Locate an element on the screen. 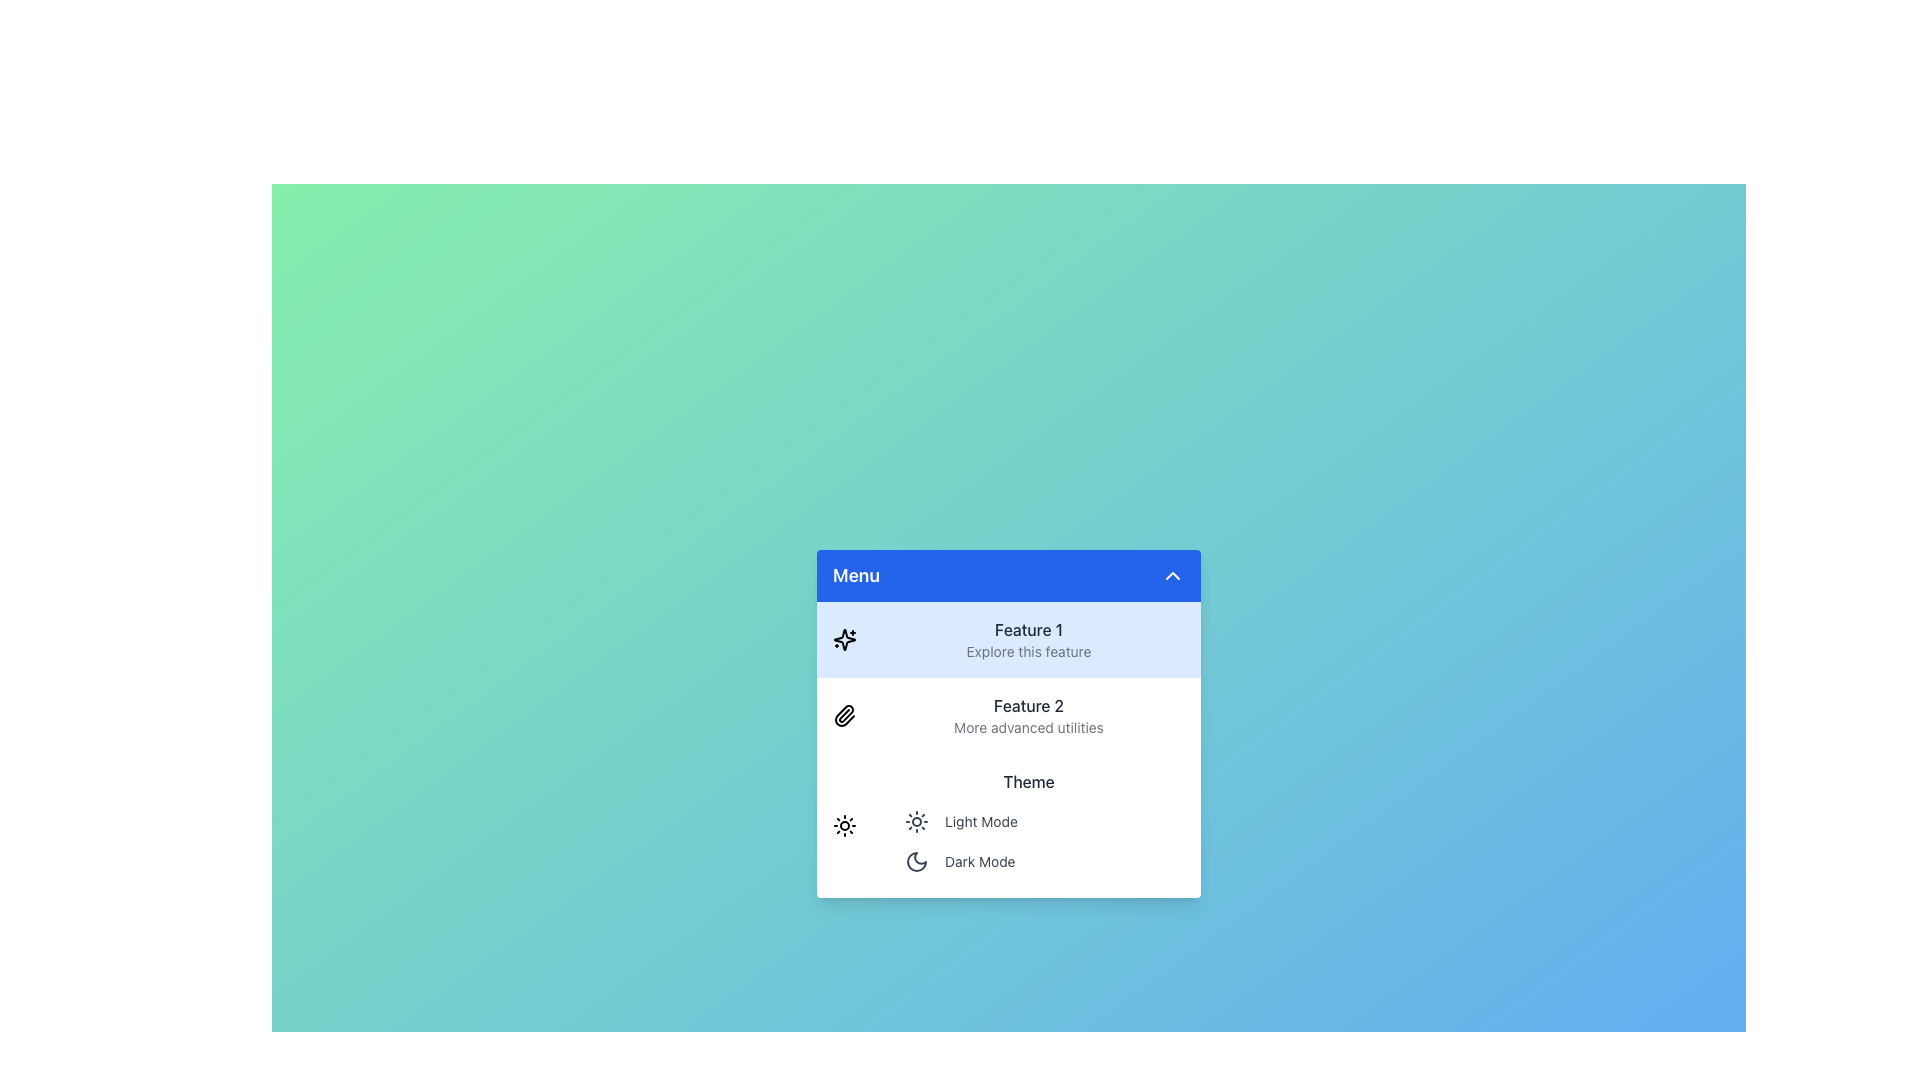  the 'Light Mode' icon located on the far left of the 'Theme' section in the vertical settings list is located at coordinates (915, 821).